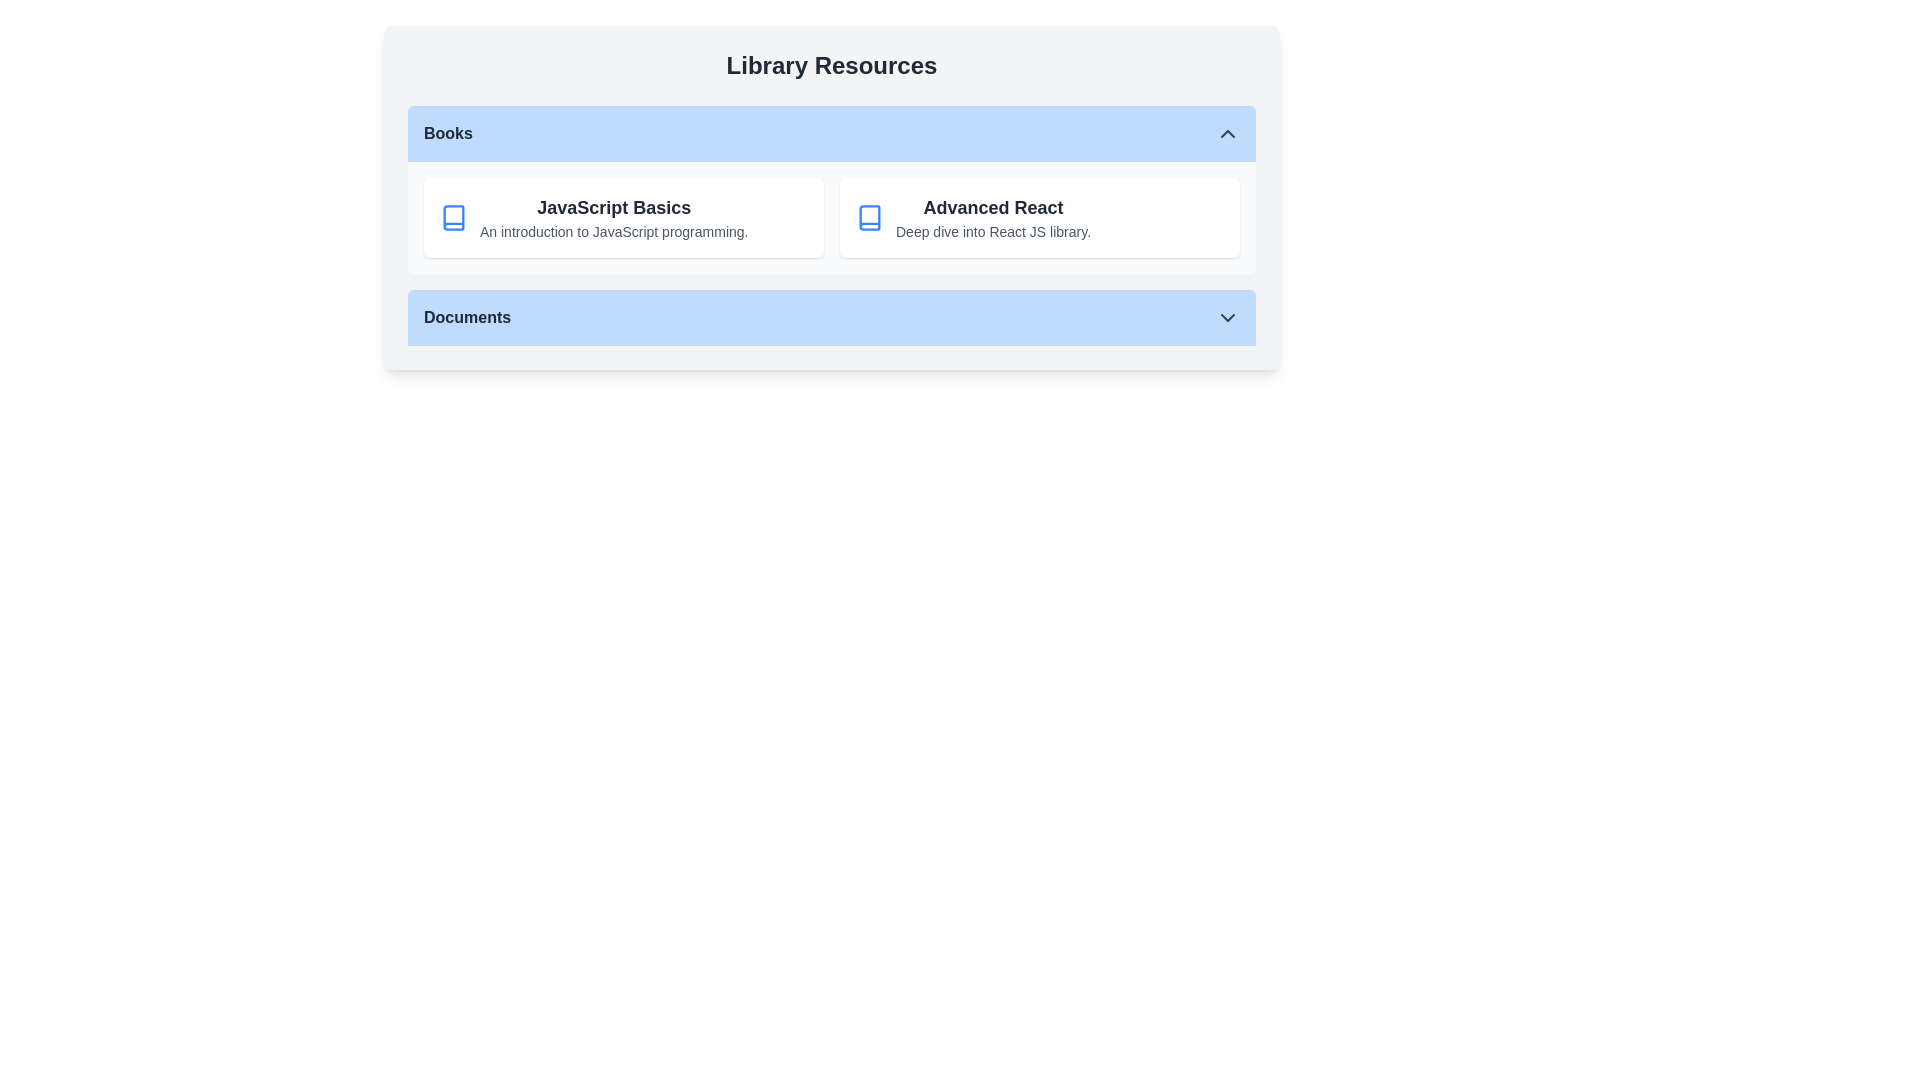  Describe the element at coordinates (613, 208) in the screenshot. I see `the text label titled 'JavaScript Basics' located in the upper left section of the 'Books' subsection within the 'Library Resources' interface` at that location.